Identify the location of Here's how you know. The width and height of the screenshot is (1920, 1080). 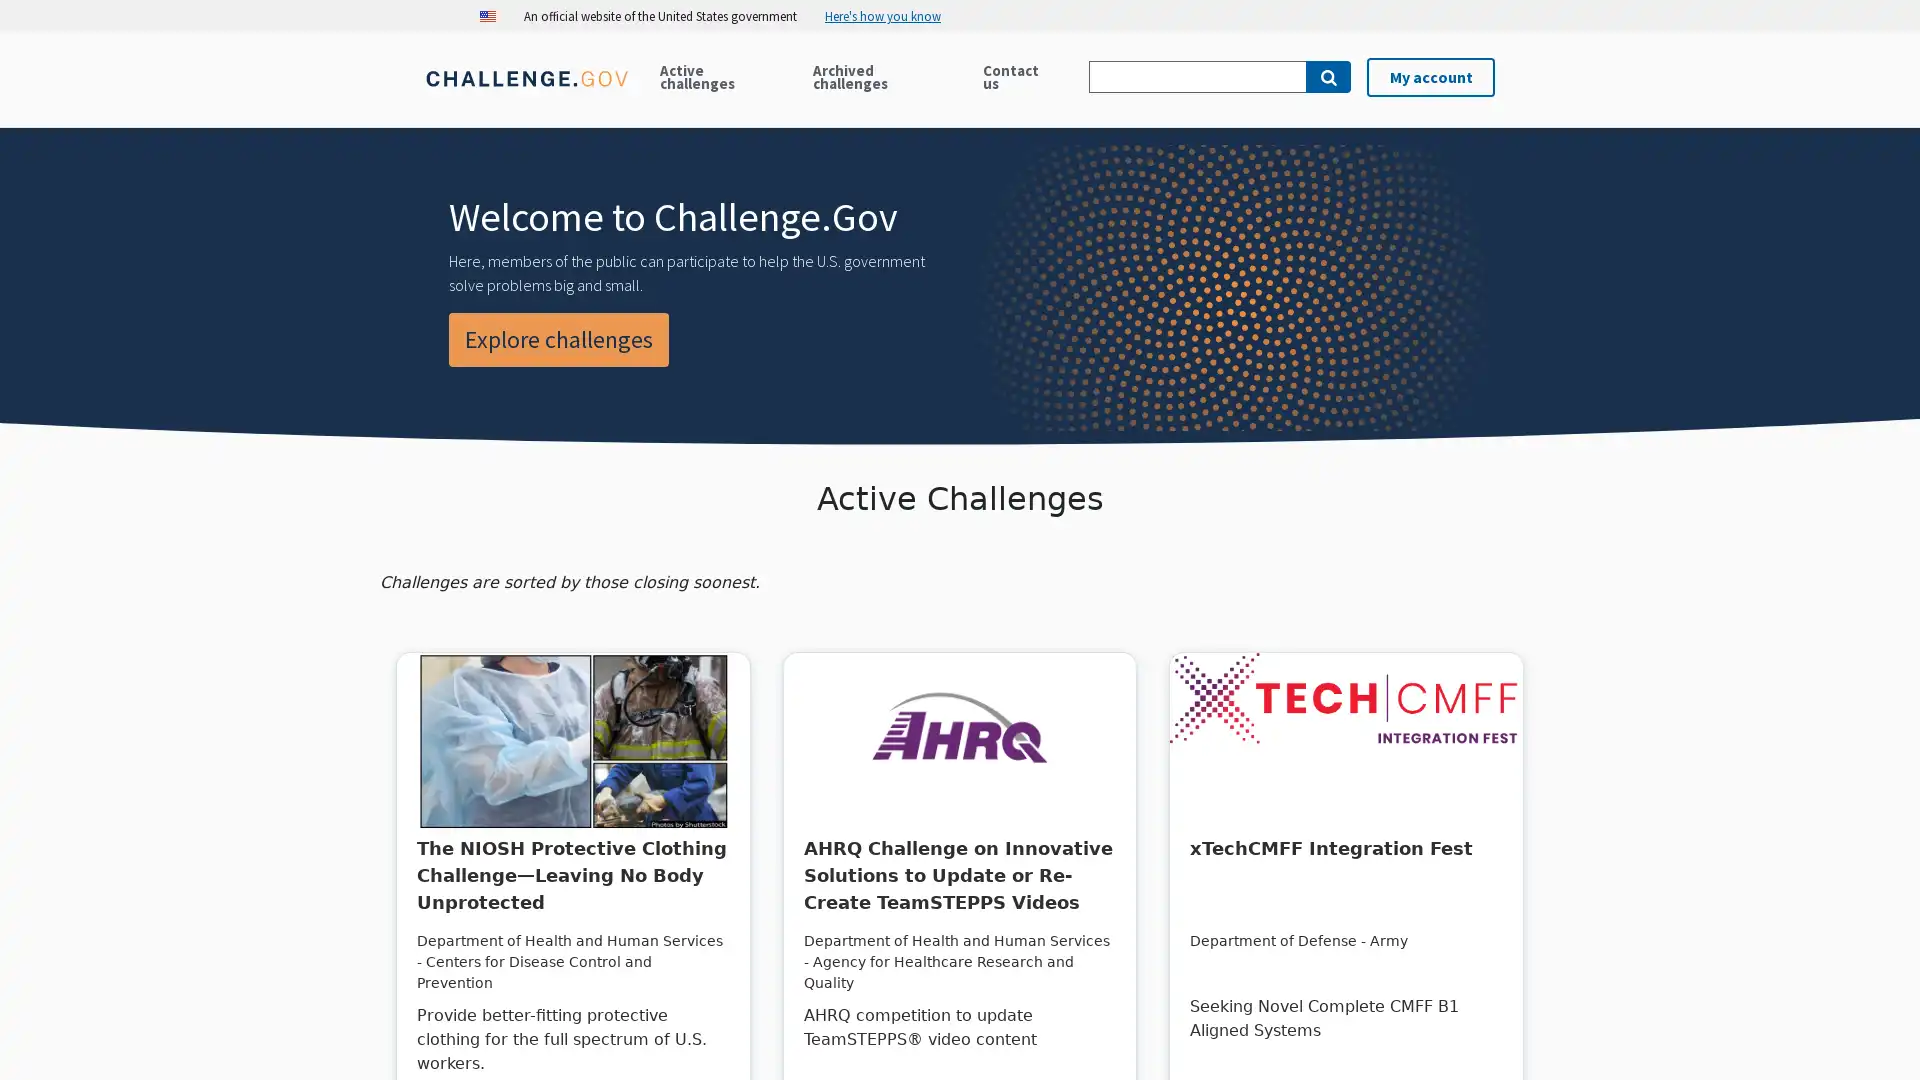
(890, 15).